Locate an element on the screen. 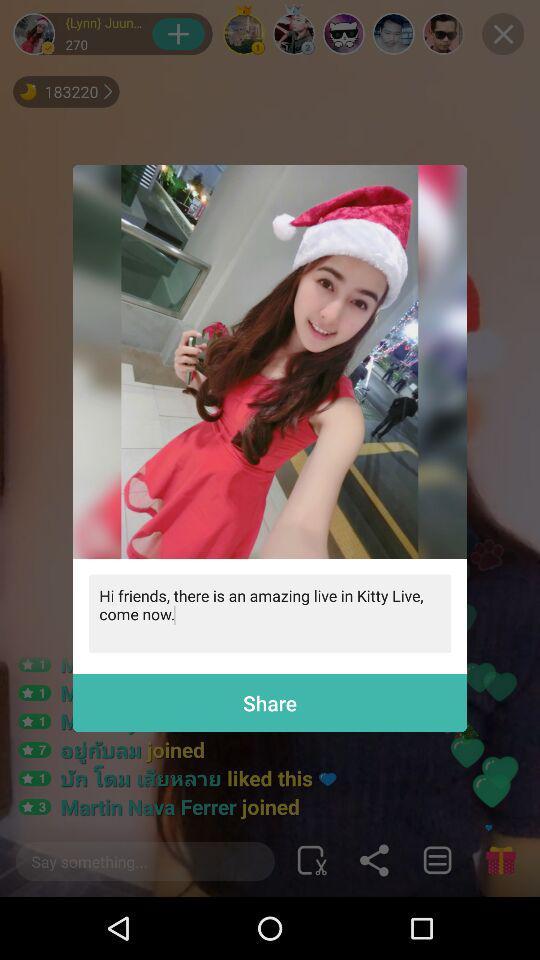 This screenshot has height=960, width=540. the share at the bottom is located at coordinates (270, 703).